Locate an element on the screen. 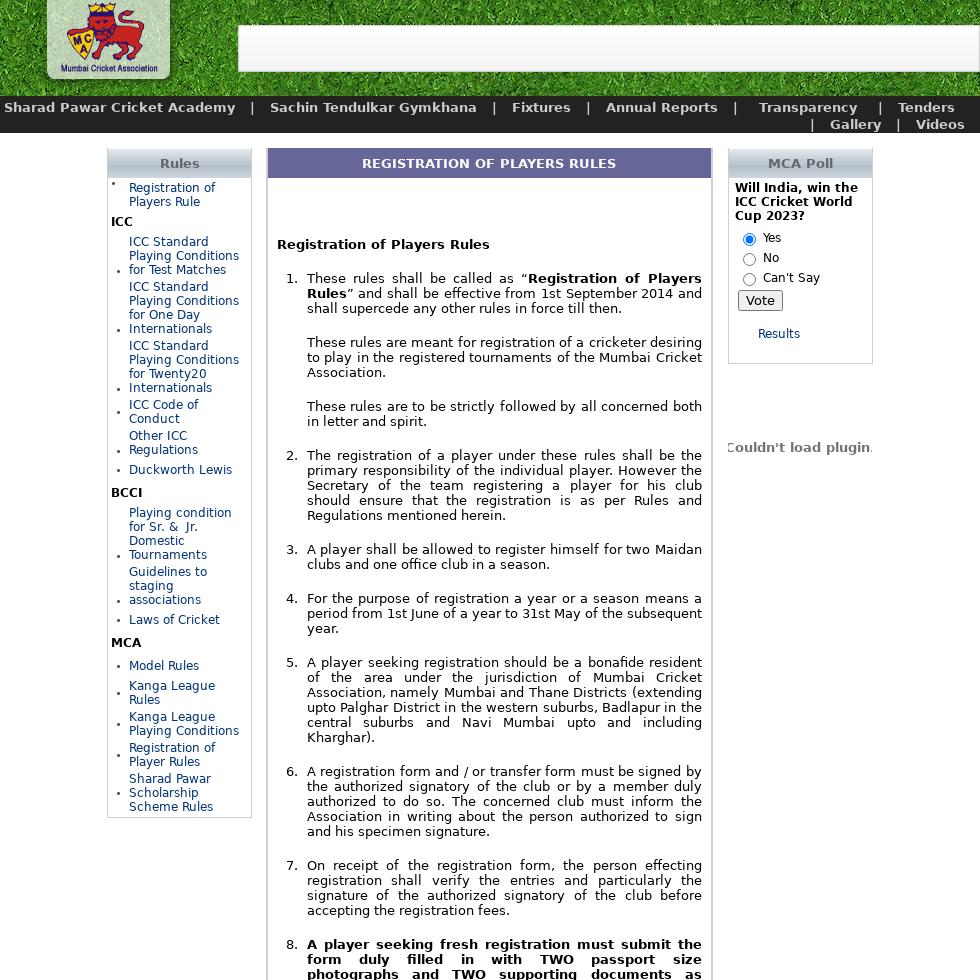 This screenshot has width=980, height=980. 'Fixtures' is located at coordinates (541, 106).